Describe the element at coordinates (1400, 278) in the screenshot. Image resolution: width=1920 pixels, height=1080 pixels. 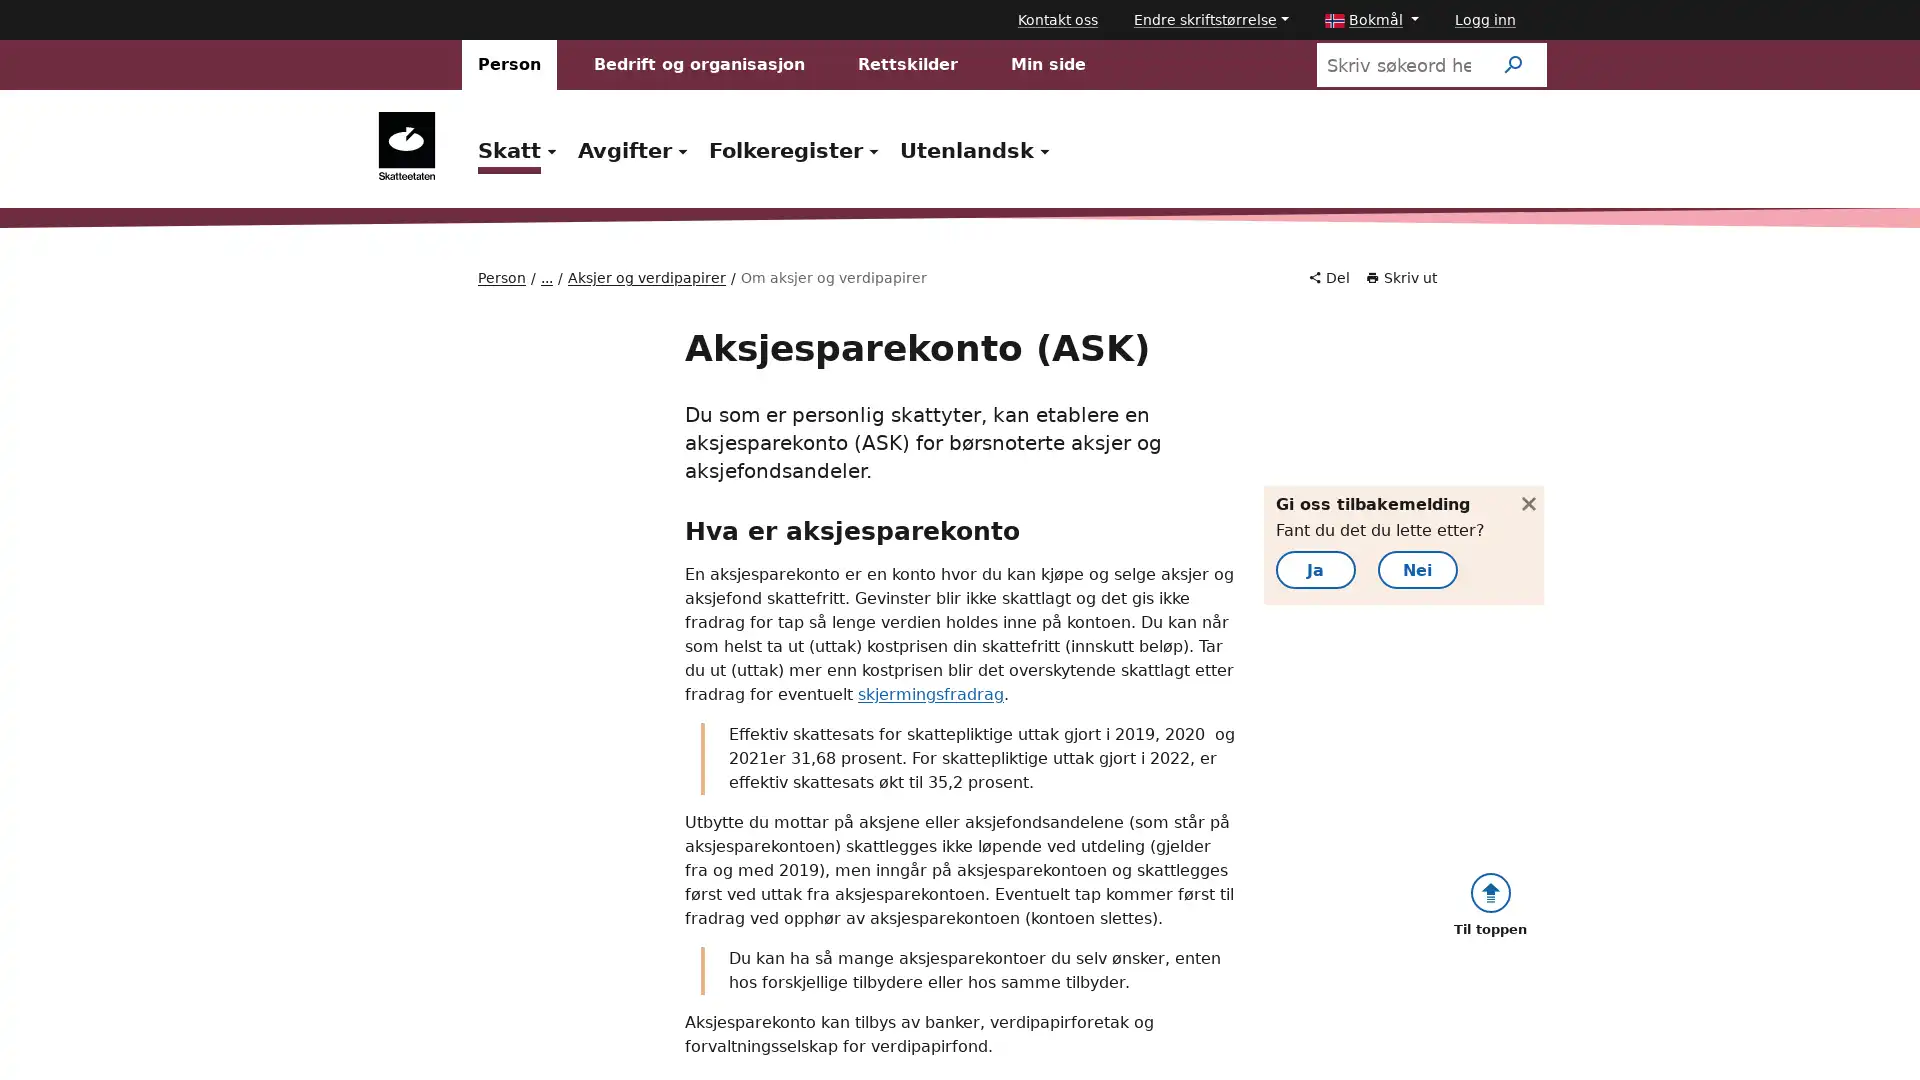
I see `Skriv ut` at that location.